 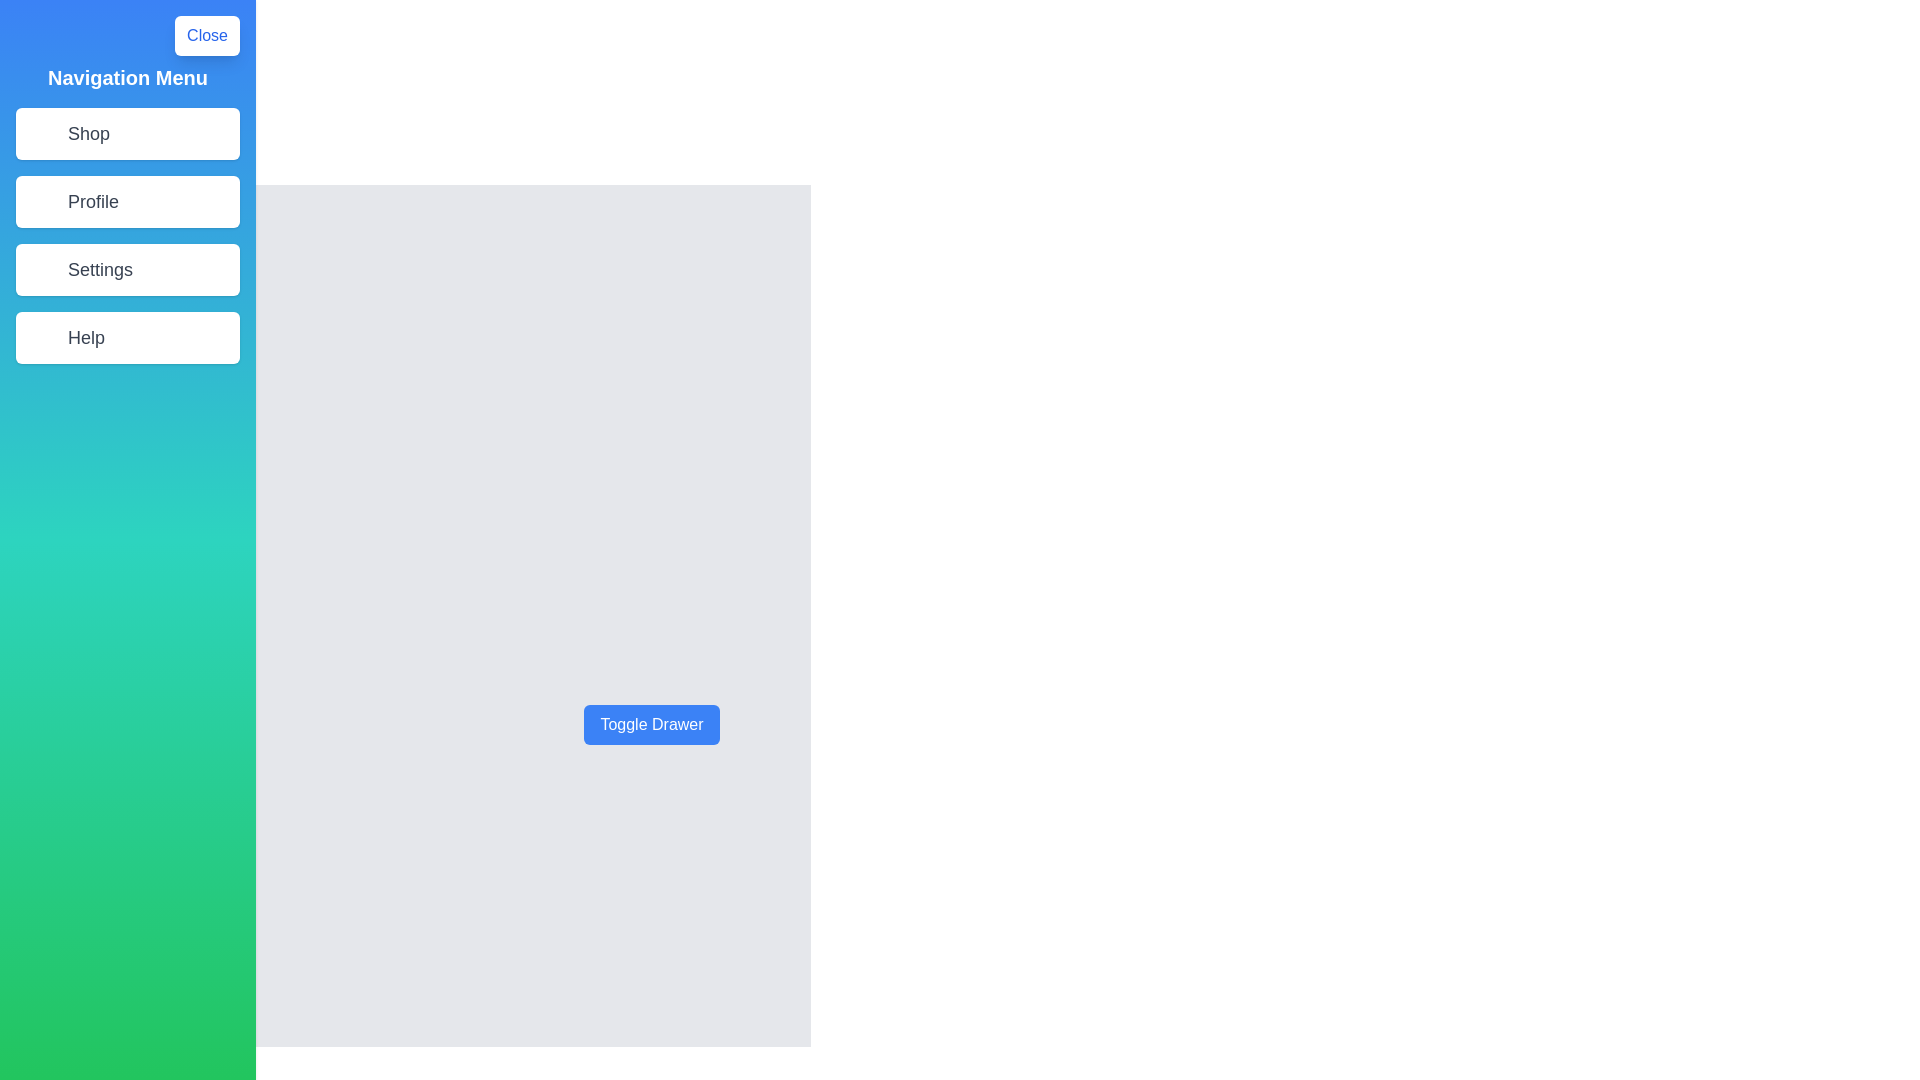 What do you see at coordinates (127, 134) in the screenshot?
I see `the menu item Shop to navigate to the corresponding section` at bounding box center [127, 134].